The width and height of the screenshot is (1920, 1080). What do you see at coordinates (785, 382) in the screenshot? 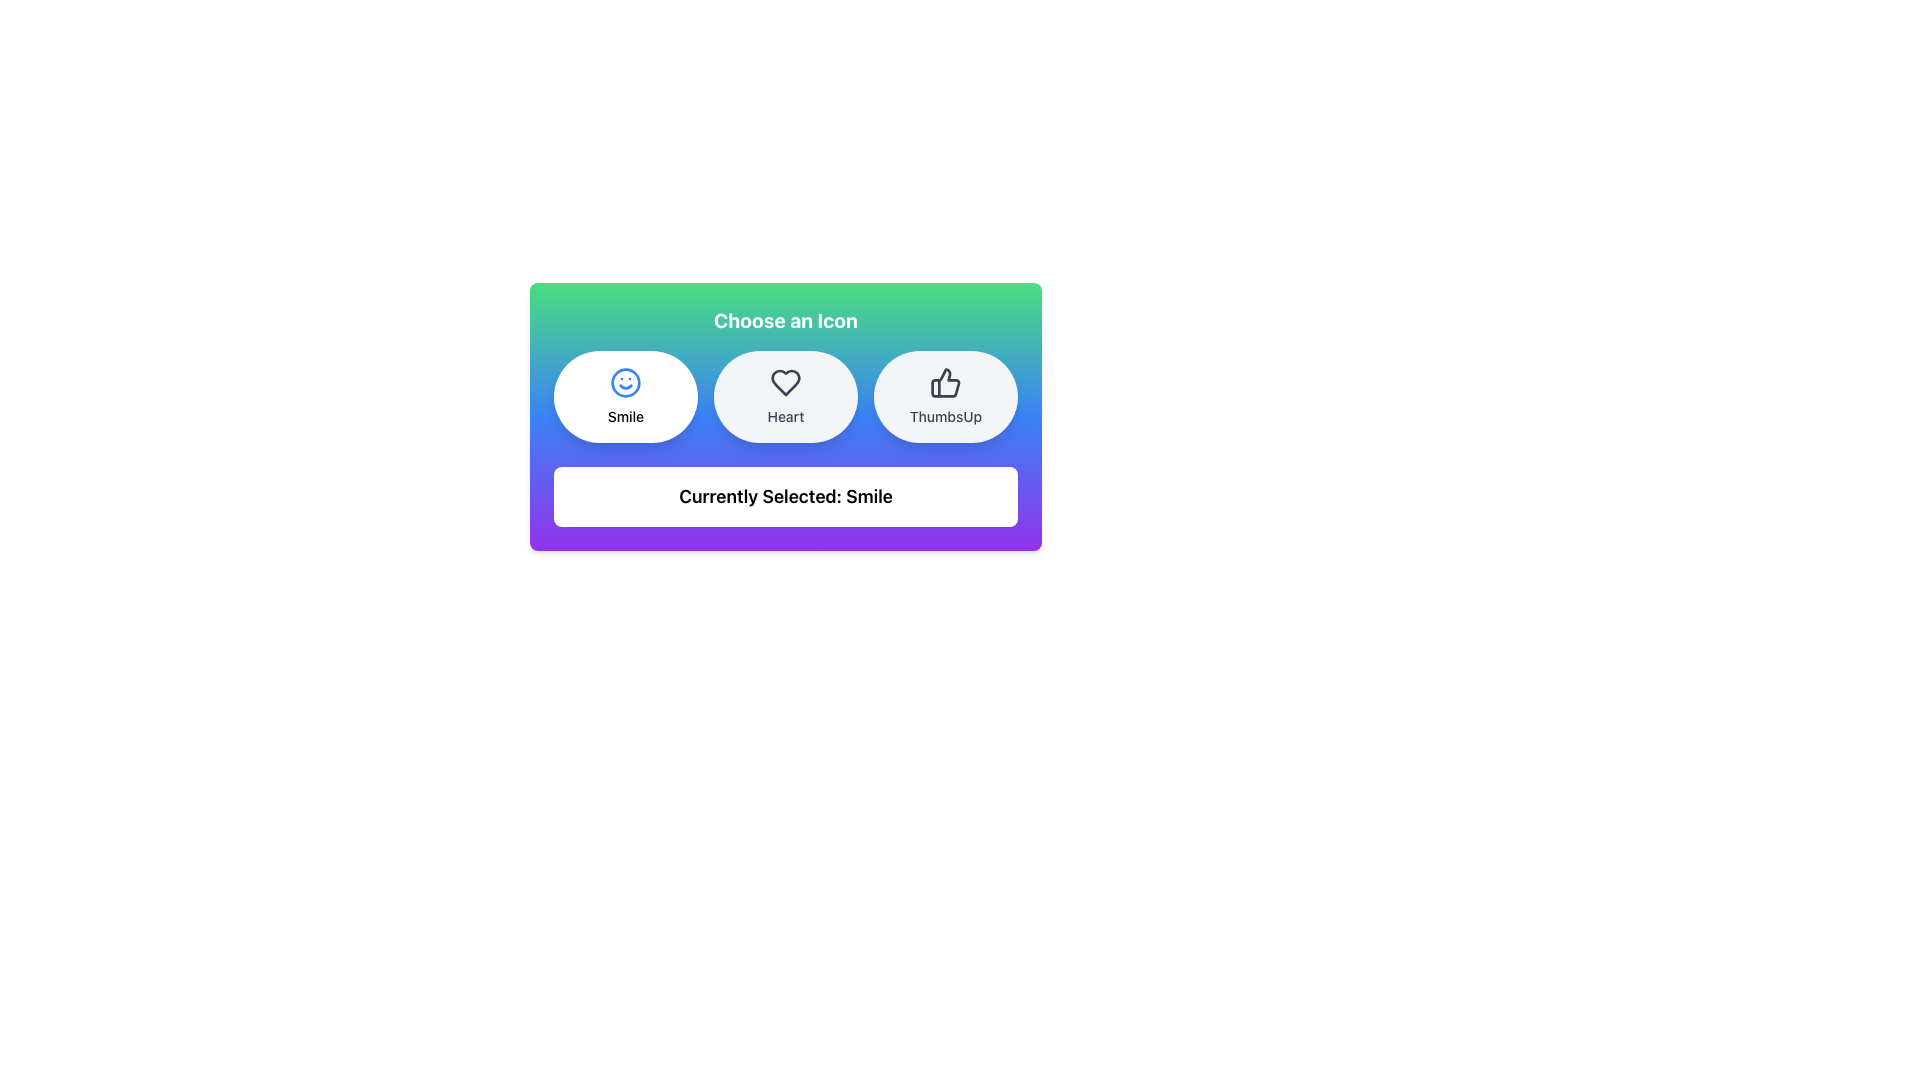
I see `the heart icon located in the center of the circular button, which is part of a selection interface with the label 'Heart' below it` at bounding box center [785, 382].